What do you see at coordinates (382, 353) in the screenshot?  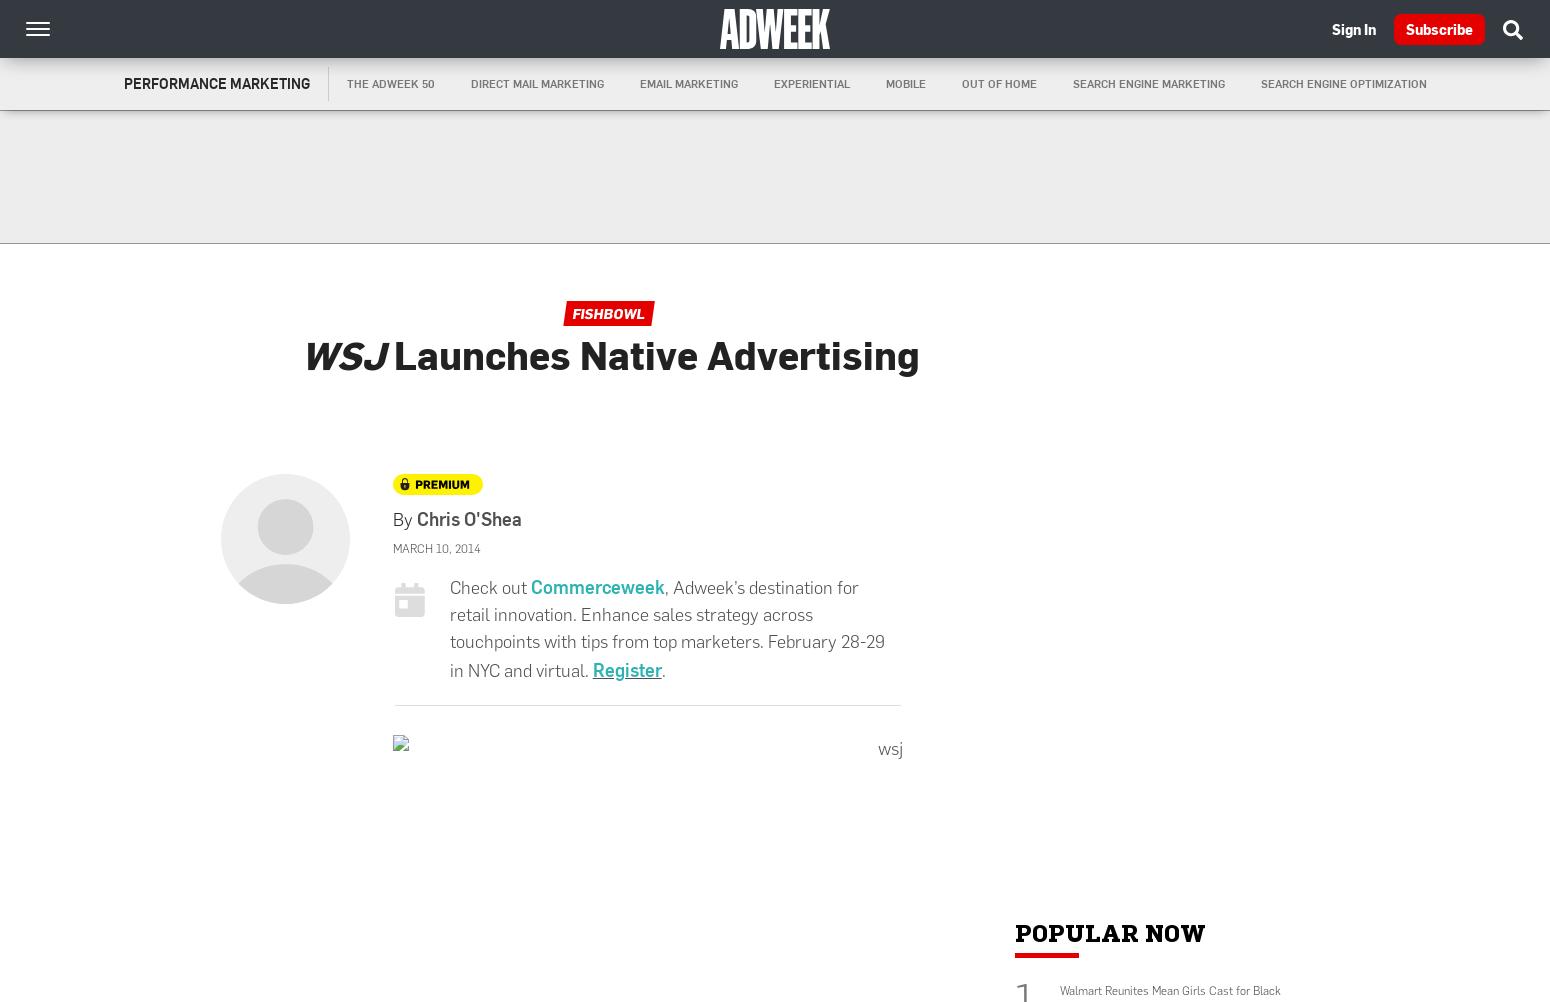 I see `'Launches Native Advertising'` at bounding box center [382, 353].